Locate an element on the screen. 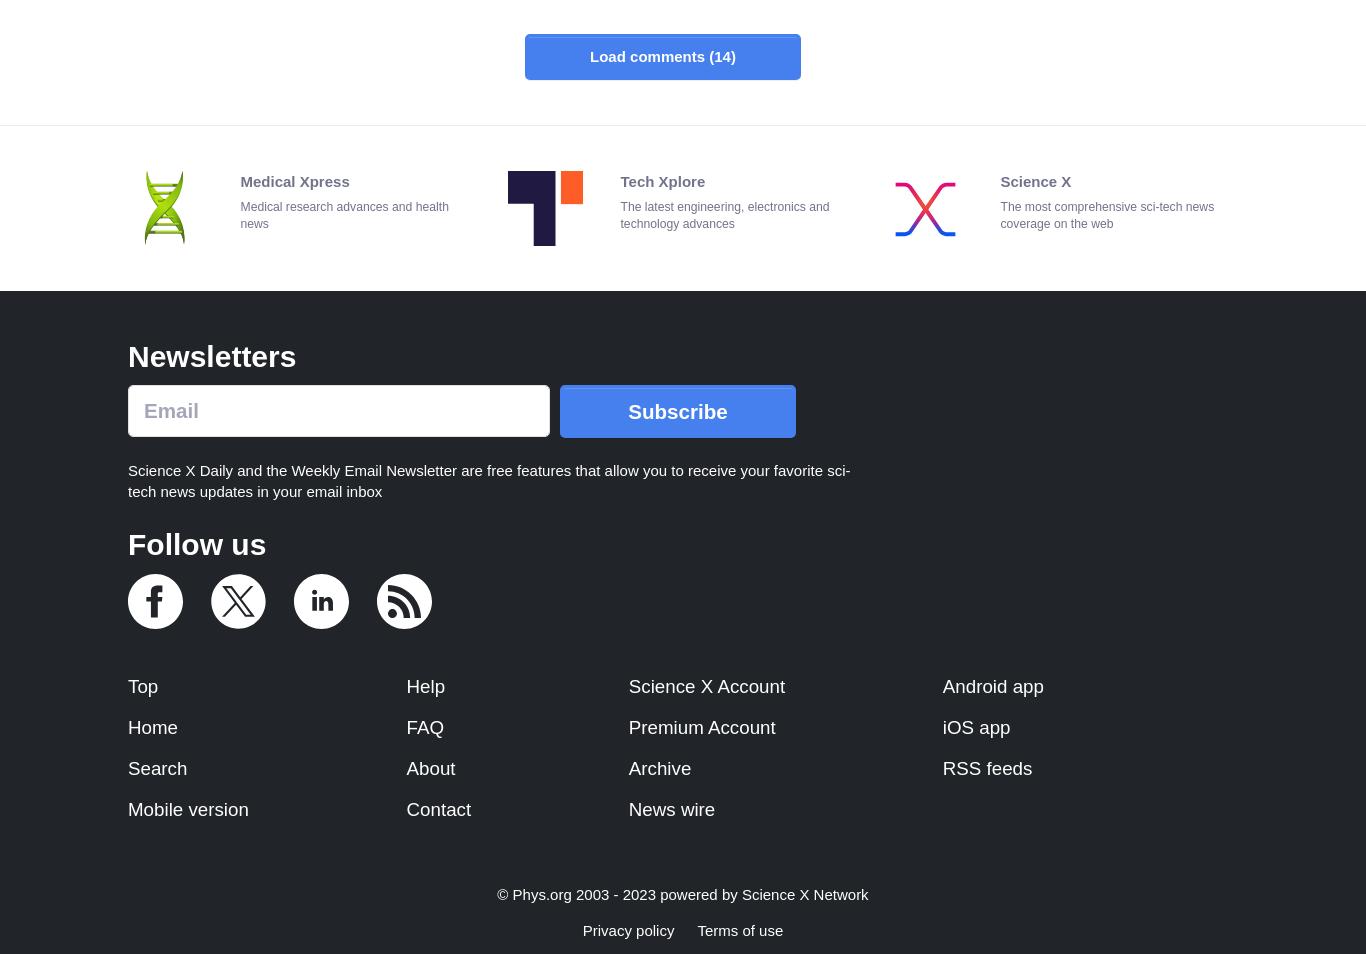 The image size is (1366, 954). 'Load comments (14)' is located at coordinates (661, 55).